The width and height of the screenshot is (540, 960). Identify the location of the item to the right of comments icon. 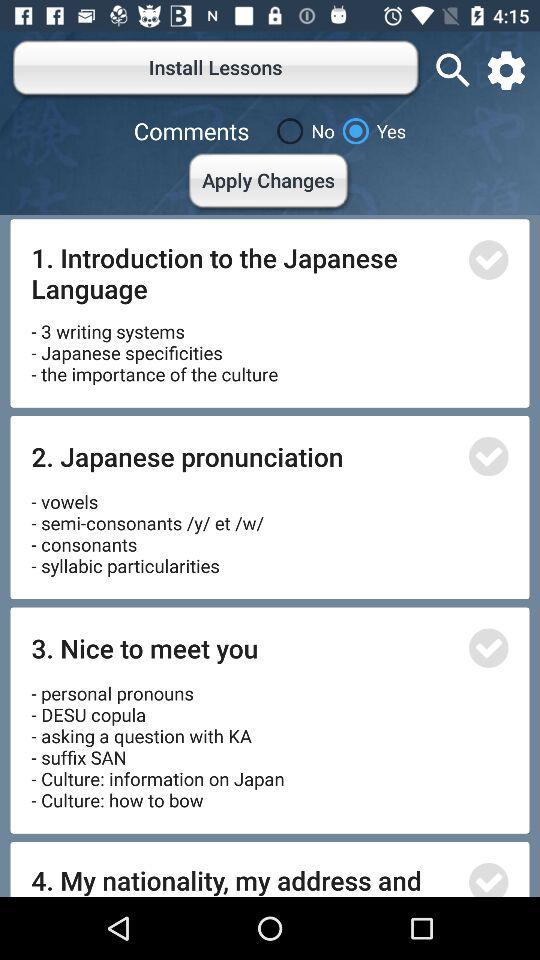
(301, 130).